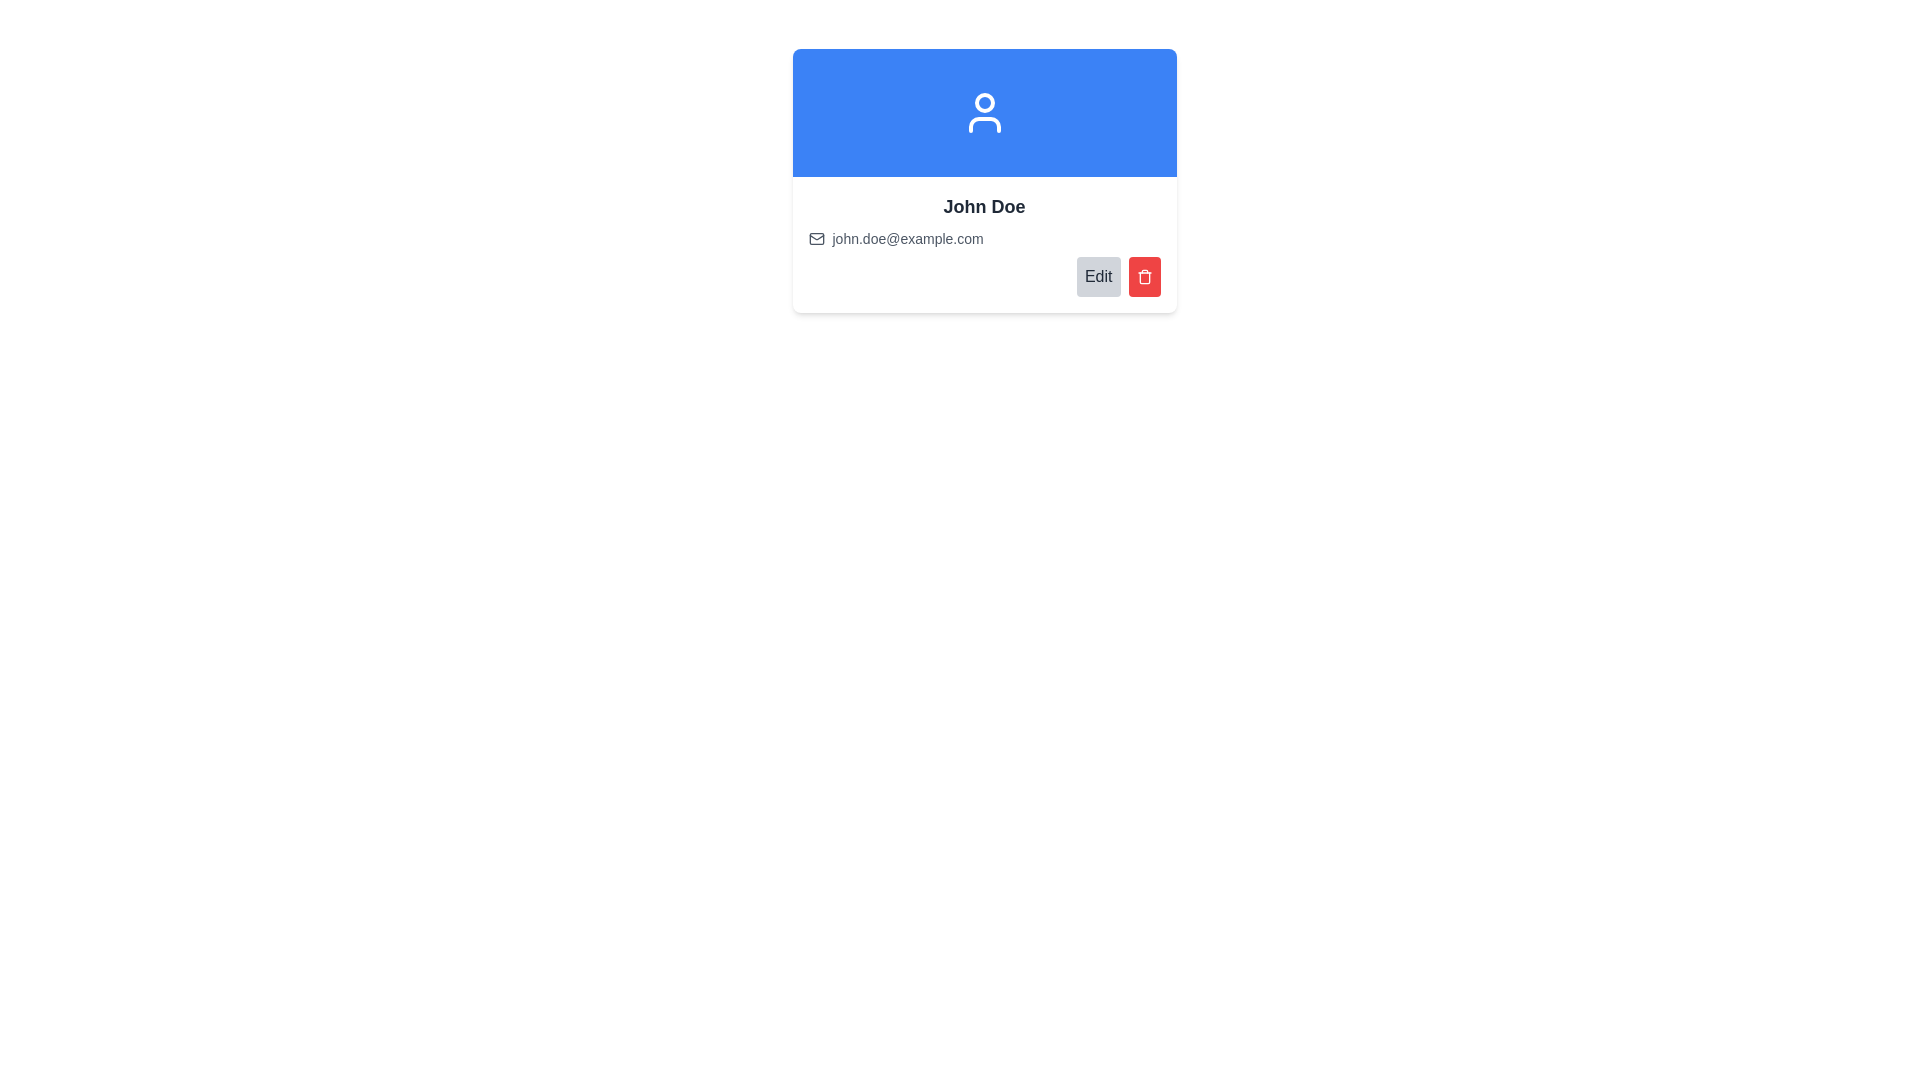  What do you see at coordinates (984, 207) in the screenshot?
I see `text displayed in the prominent heading element that shows 'John Doe' in large, bold, dark gray font` at bounding box center [984, 207].